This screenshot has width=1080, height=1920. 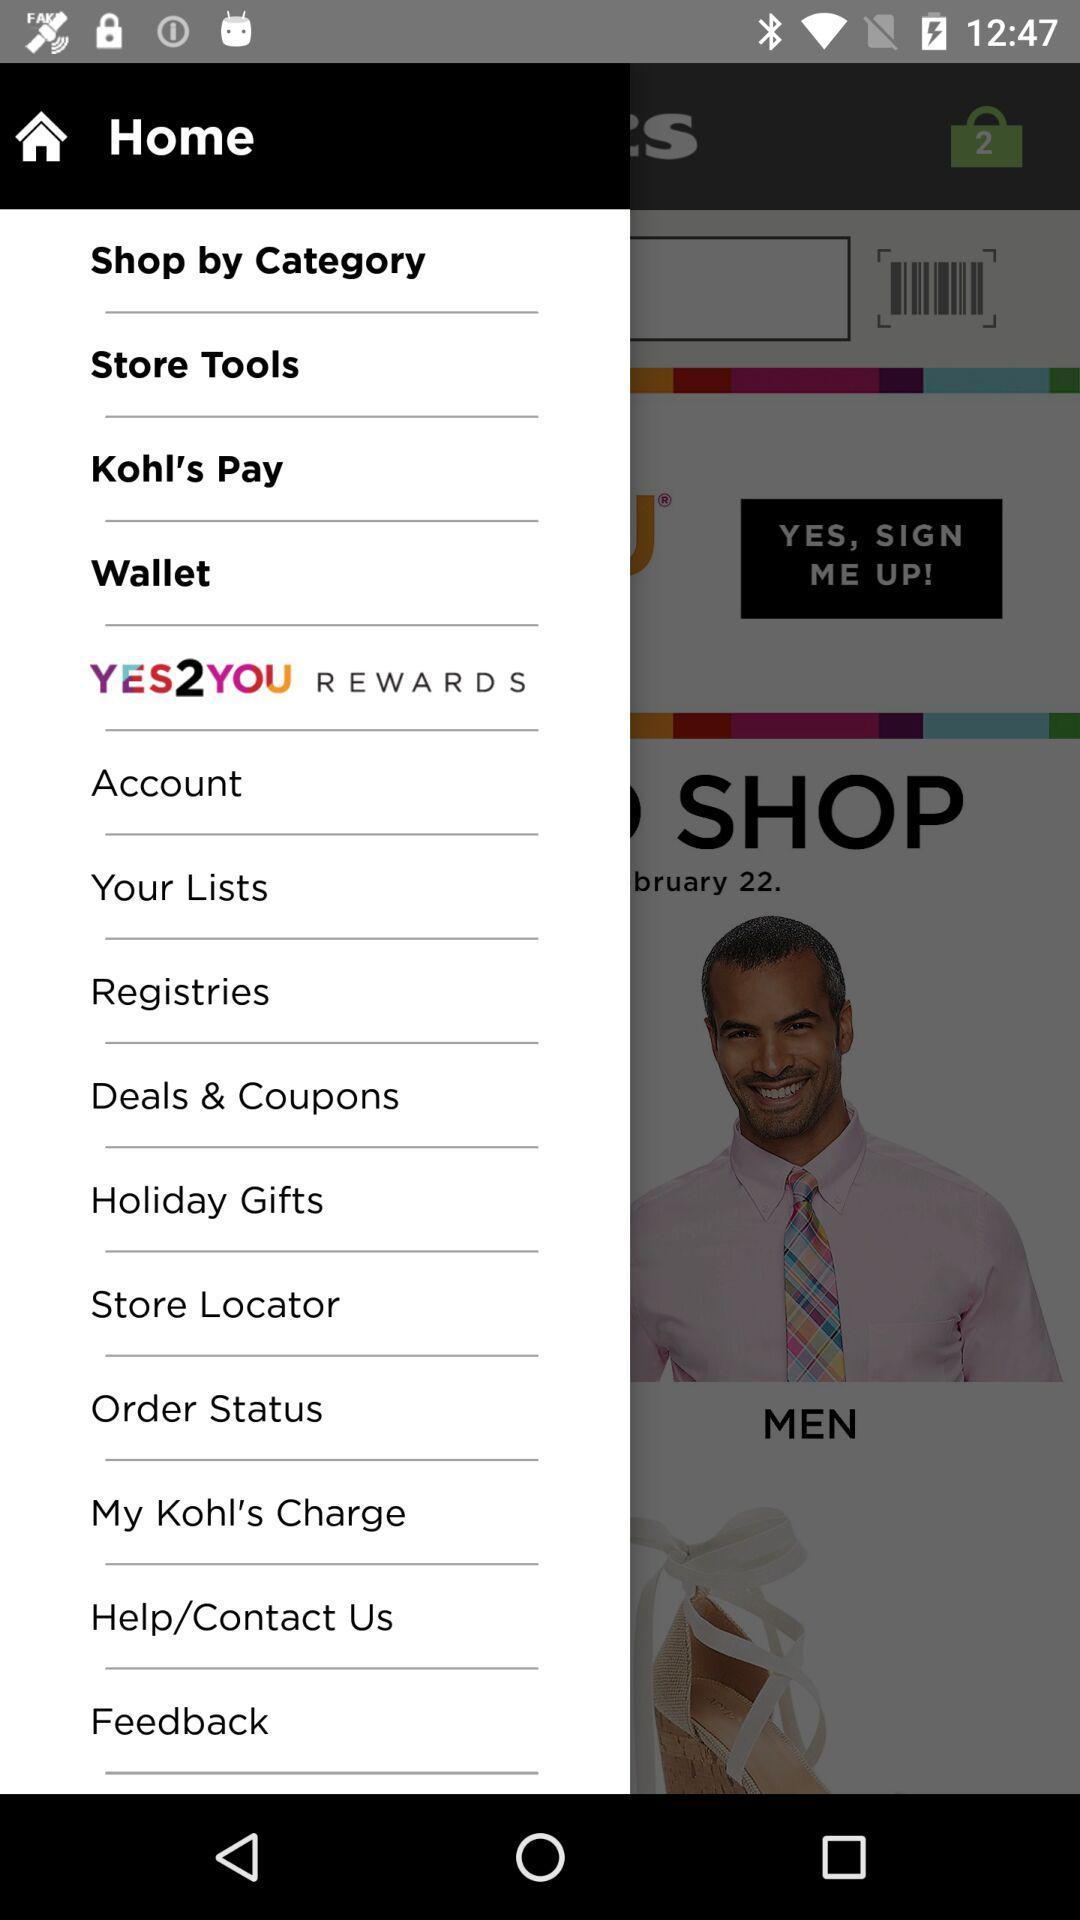 I want to click on the shop icon, so click(x=980, y=135).